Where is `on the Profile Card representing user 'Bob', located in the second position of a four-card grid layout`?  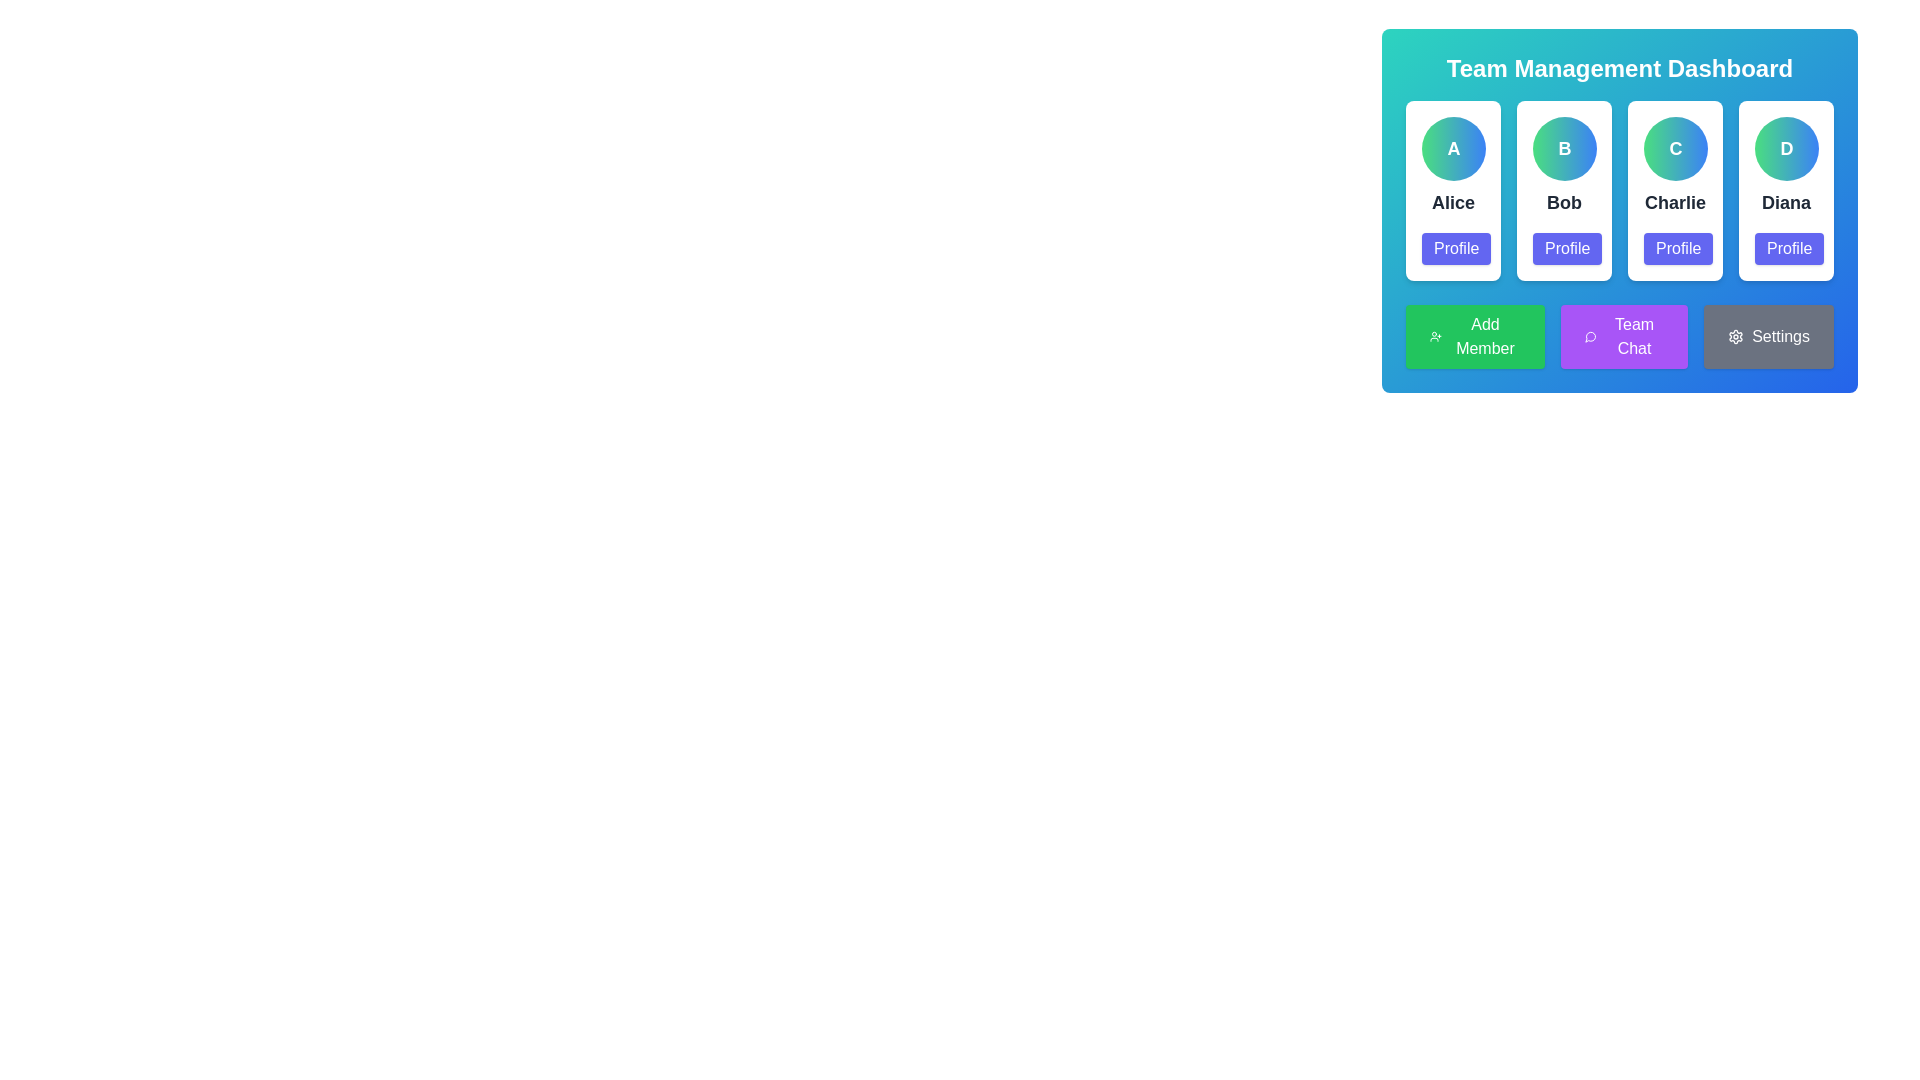
on the Profile Card representing user 'Bob', located in the second position of a four-card grid layout is located at coordinates (1563, 191).